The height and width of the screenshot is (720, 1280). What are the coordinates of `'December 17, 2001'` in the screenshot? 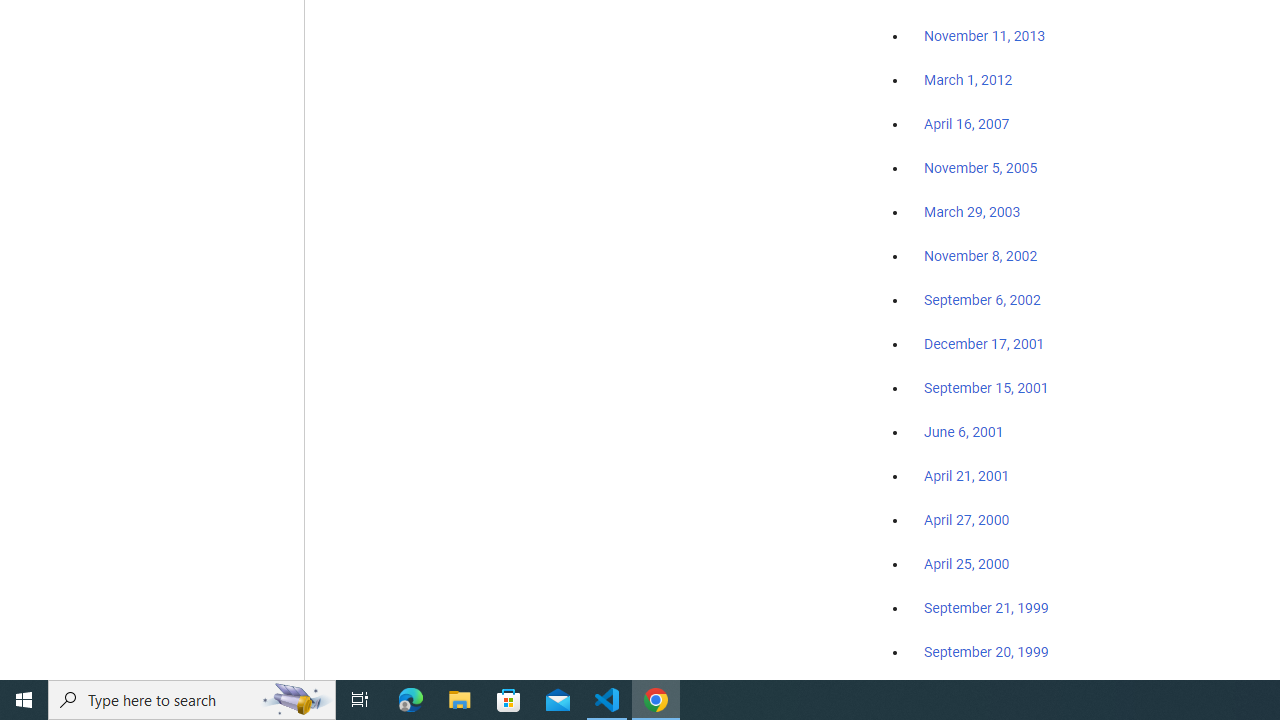 It's located at (984, 342).